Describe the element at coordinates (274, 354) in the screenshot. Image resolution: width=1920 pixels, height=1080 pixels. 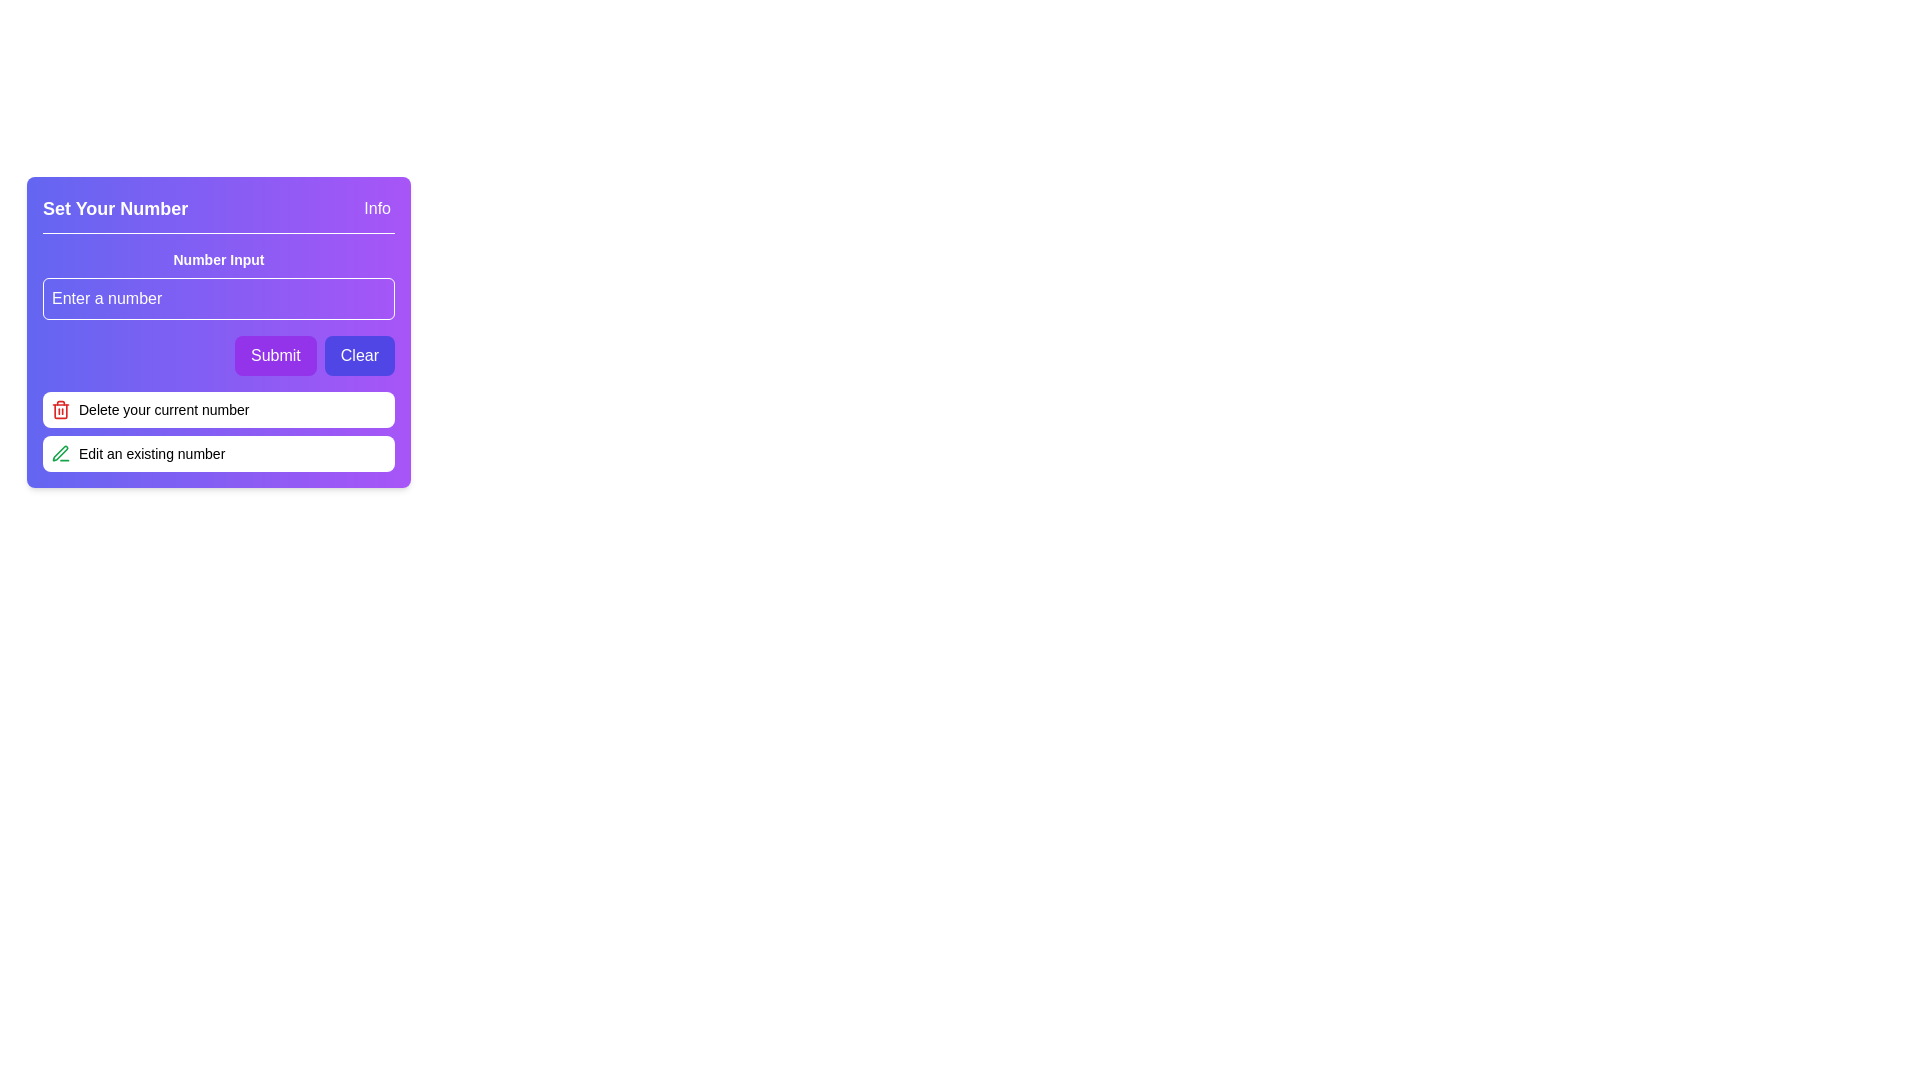
I see `the 'Submit' button, which is a rounded rectangle filled with vibrant purple and contains bold white text` at that location.